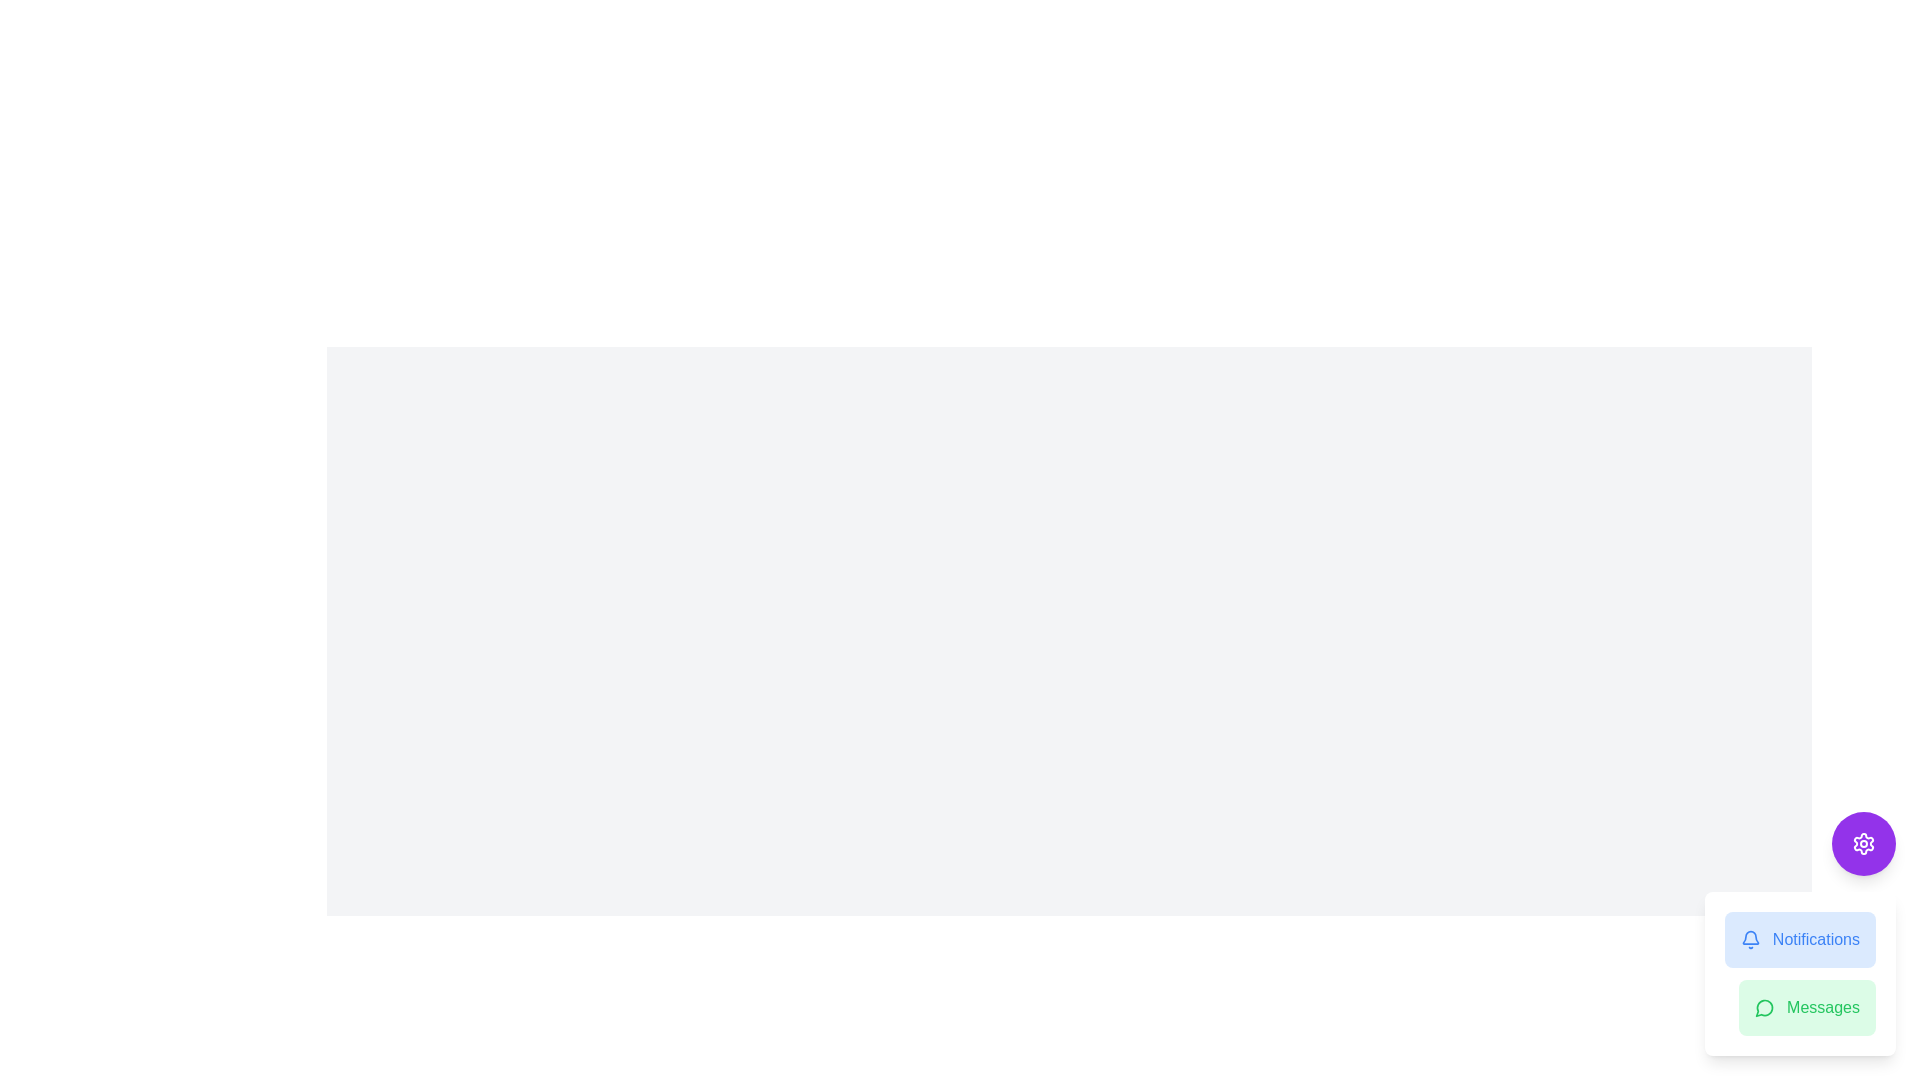 The image size is (1920, 1080). I want to click on the blue bell-shaped notification icon located in the top-left corner, near the label 'Notifications', so click(1749, 937).